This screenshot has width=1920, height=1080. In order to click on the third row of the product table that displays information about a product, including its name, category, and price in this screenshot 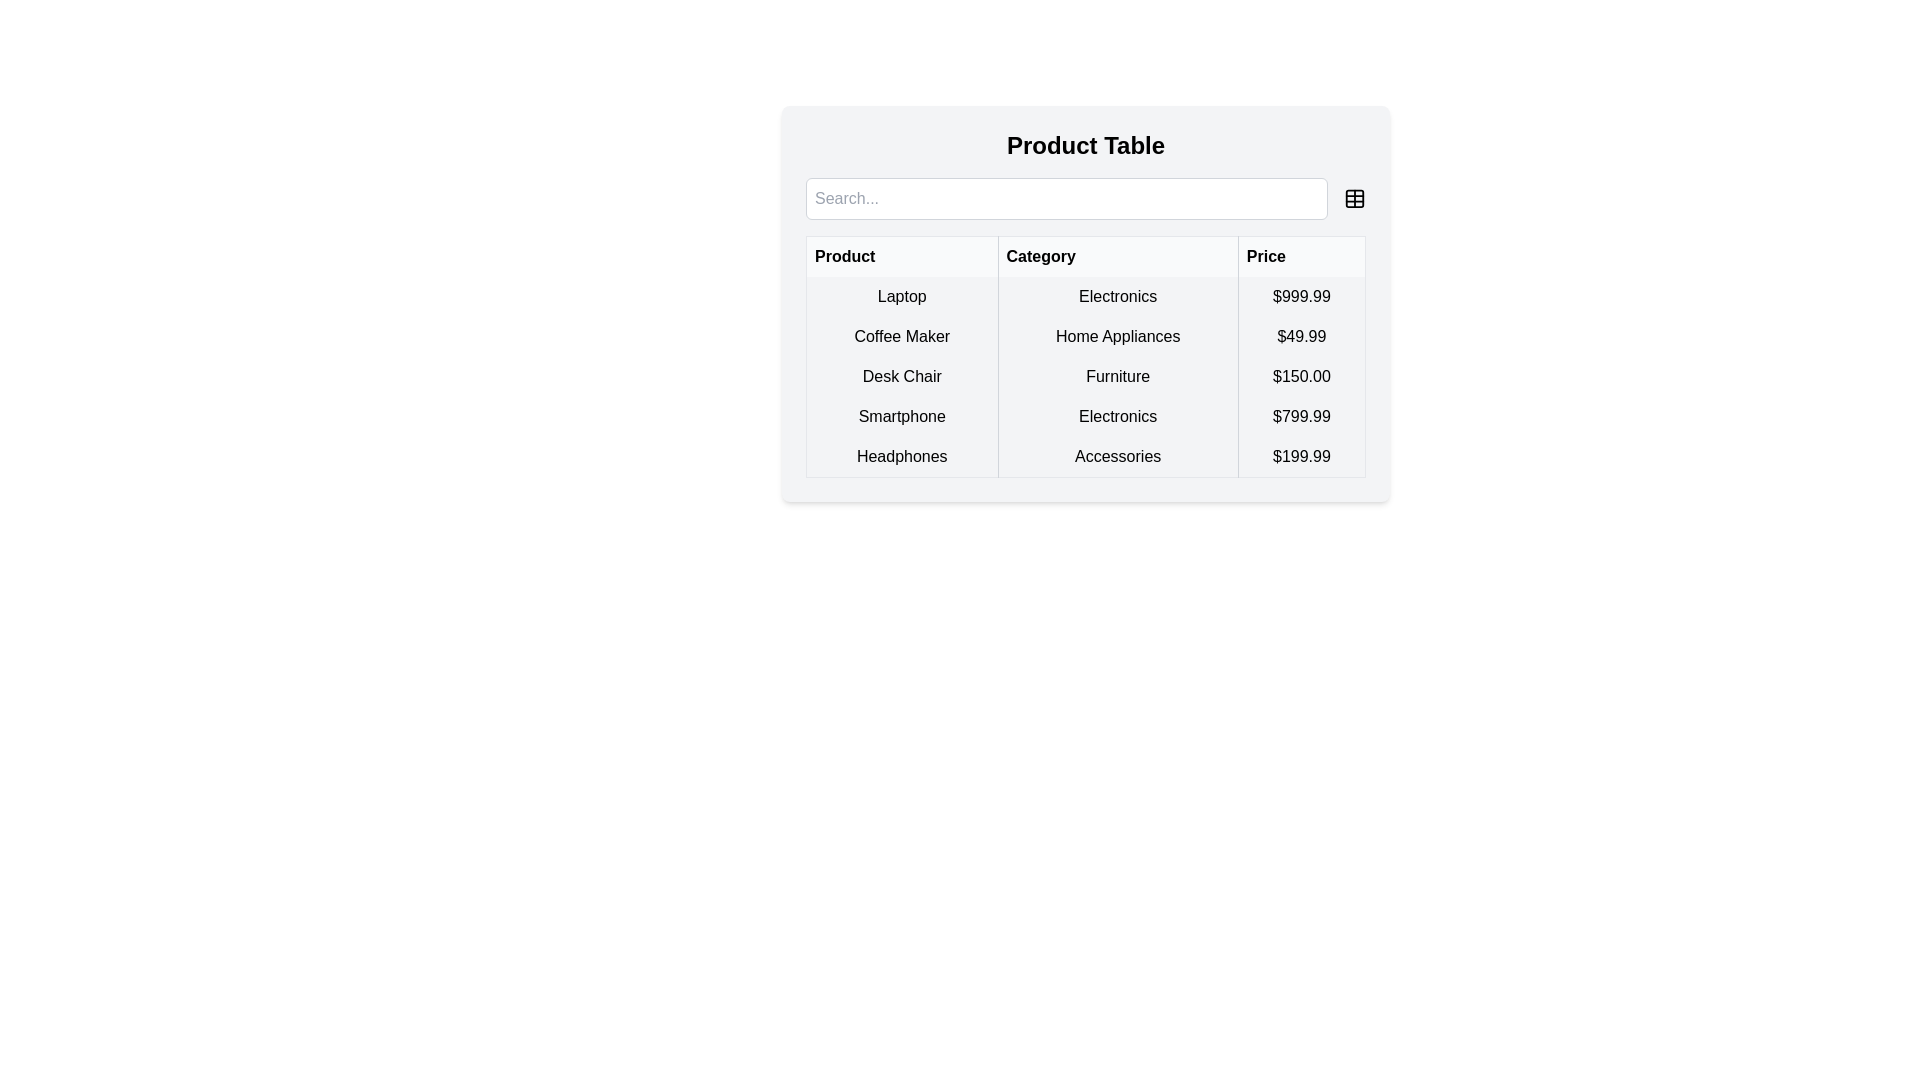, I will do `click(1084, 377)`.